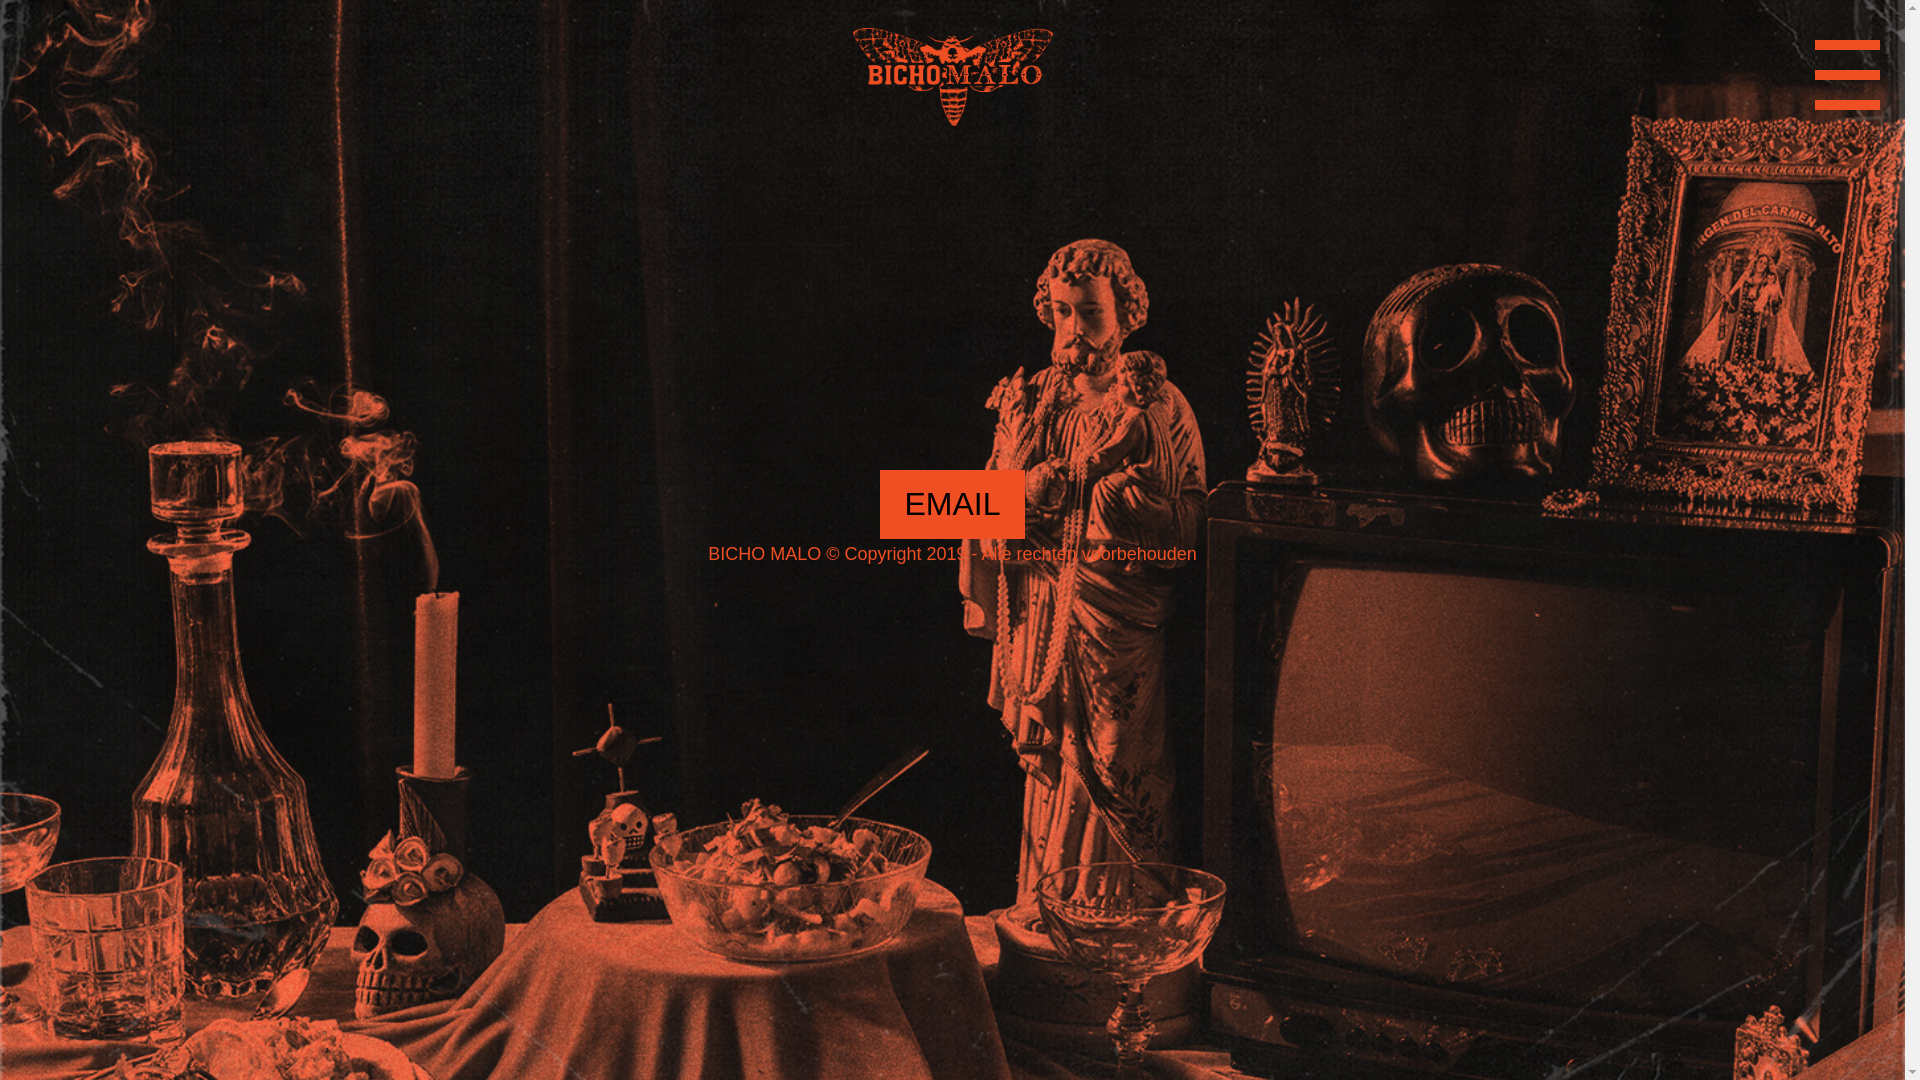 Image resolution: width=1920 pixels, height=1080 pixels. What do you see at coordinates (950, 503) in the screenshot?
I see `'EMAIL'` at bounding box center [950, 503].